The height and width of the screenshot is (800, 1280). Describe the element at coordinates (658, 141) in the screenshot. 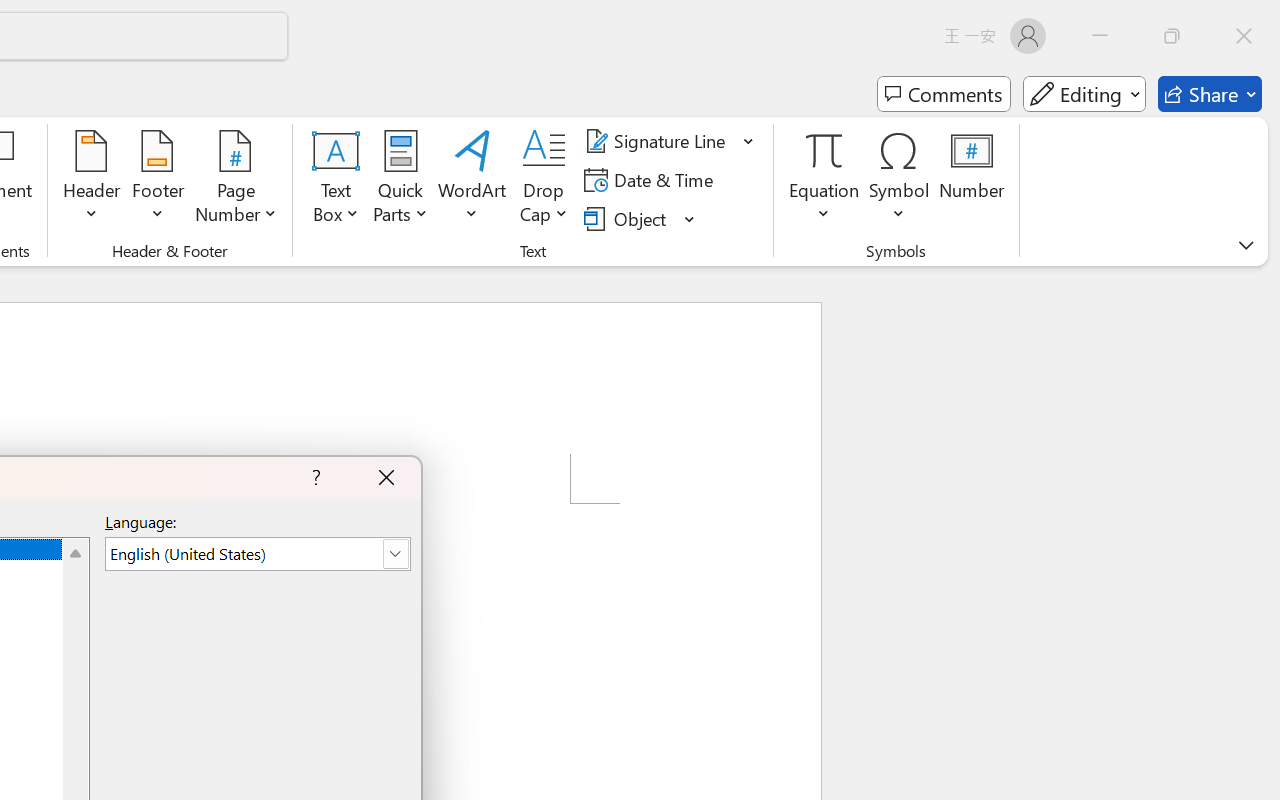

I see `'Signature Line'` at that location.